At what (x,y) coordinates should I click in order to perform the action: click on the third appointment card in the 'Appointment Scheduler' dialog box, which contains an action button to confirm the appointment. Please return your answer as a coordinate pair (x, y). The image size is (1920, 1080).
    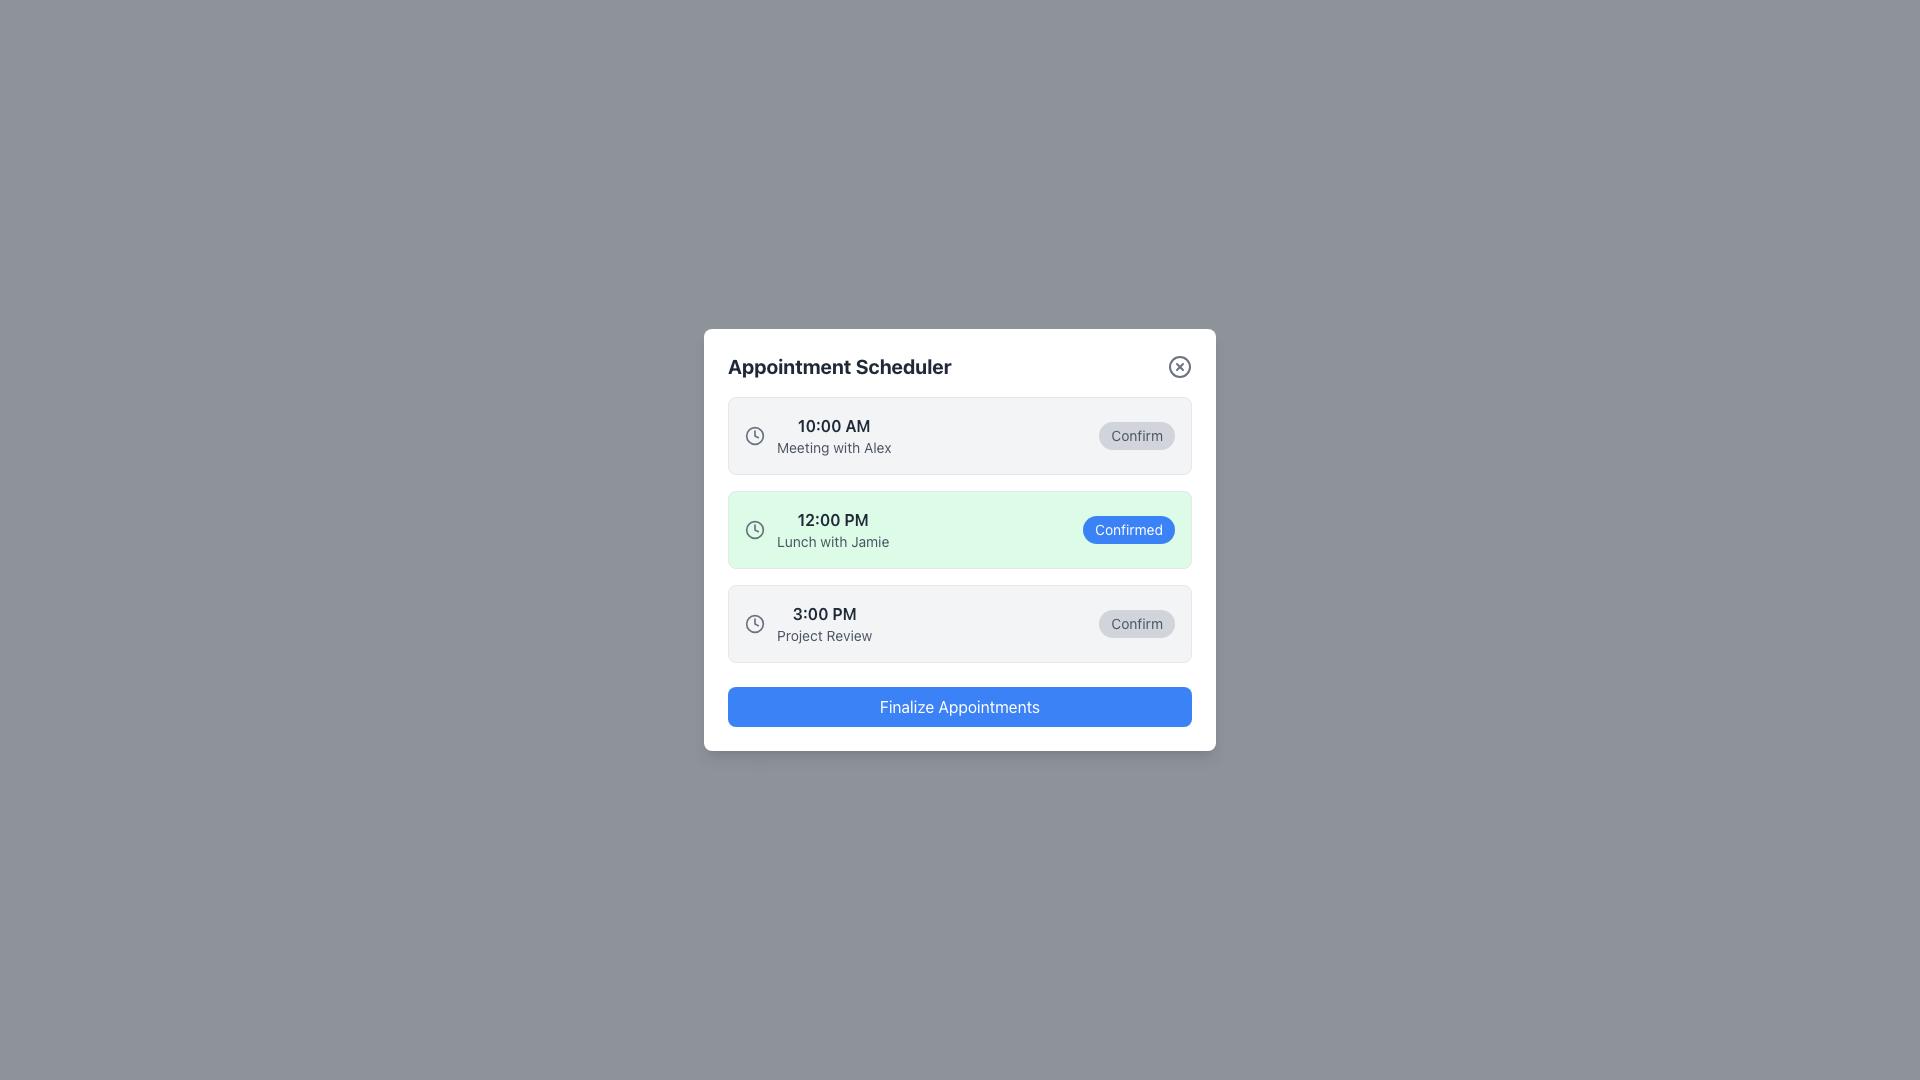
    Looking at the image, I should click on (960, 623).